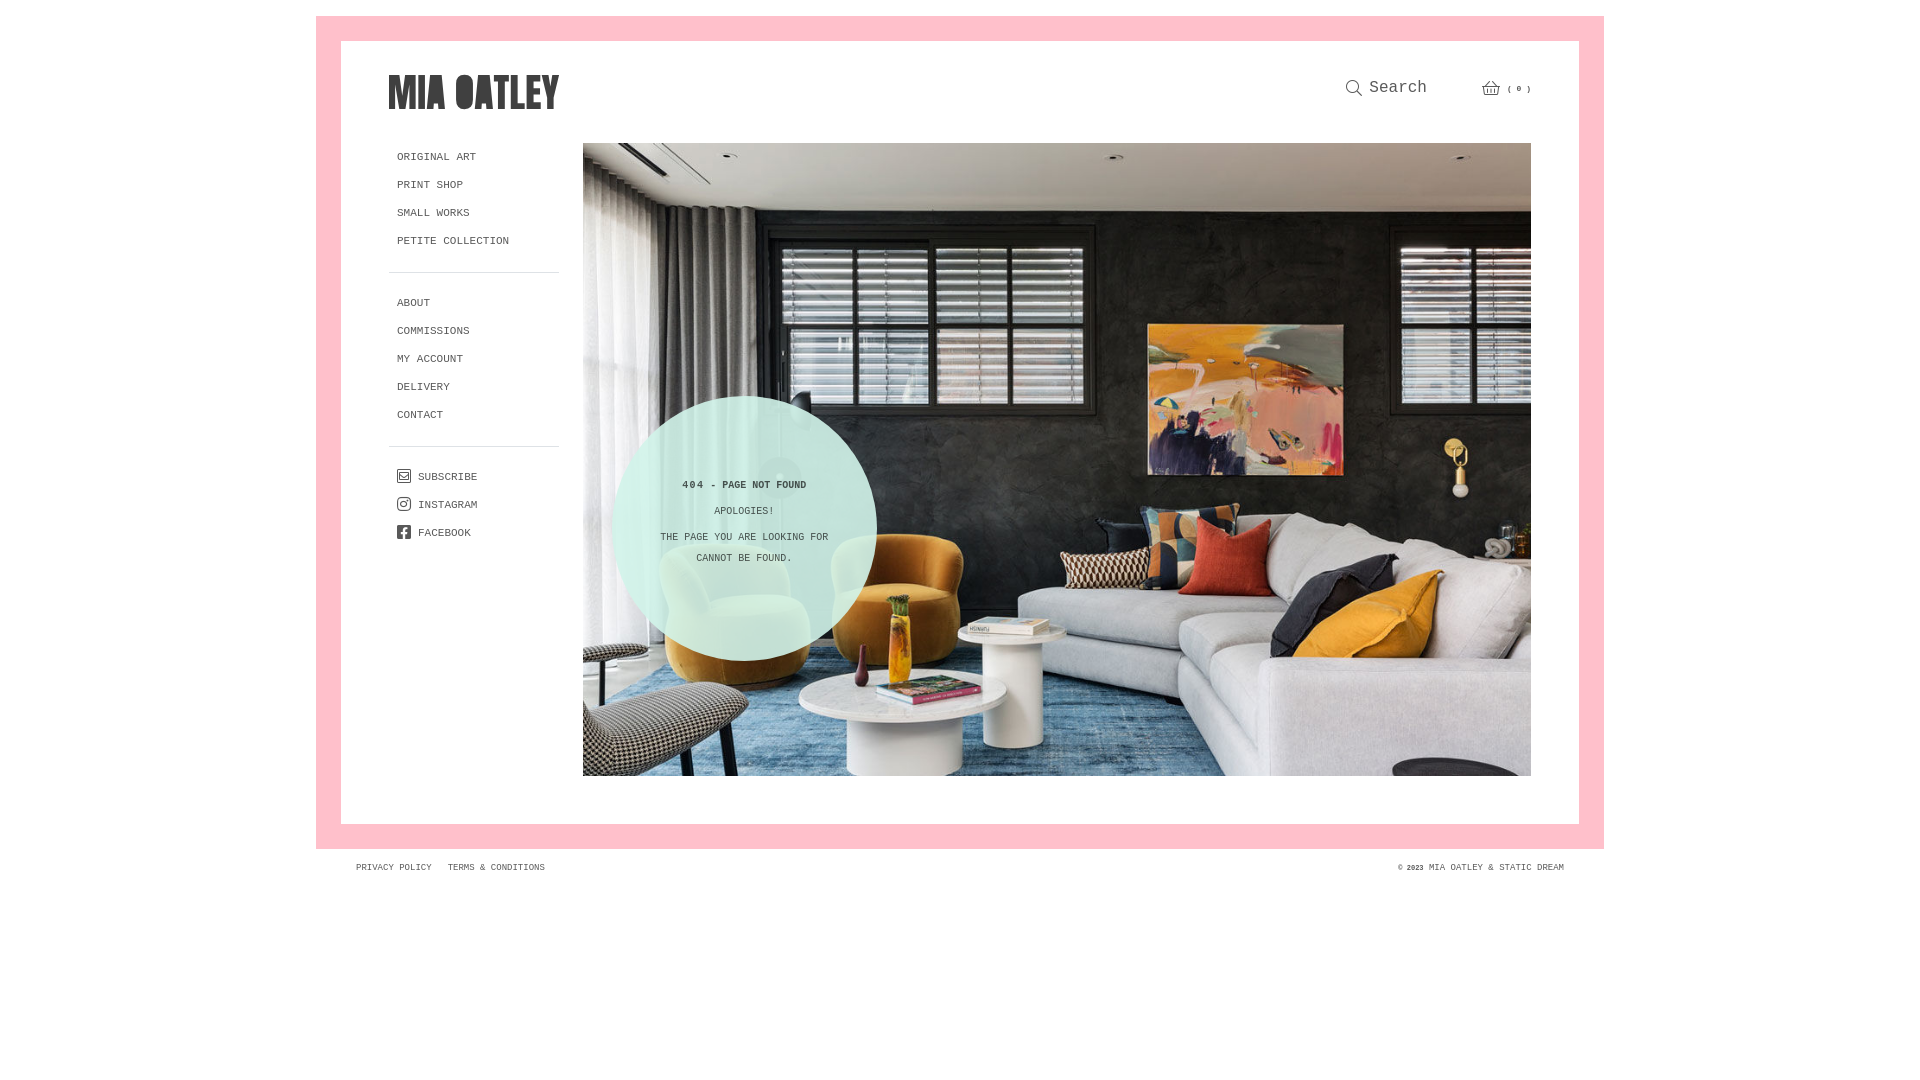 The width and height of the screenshot is (1920, 1080). I want to click on 'Commissions', so click(432, 330).